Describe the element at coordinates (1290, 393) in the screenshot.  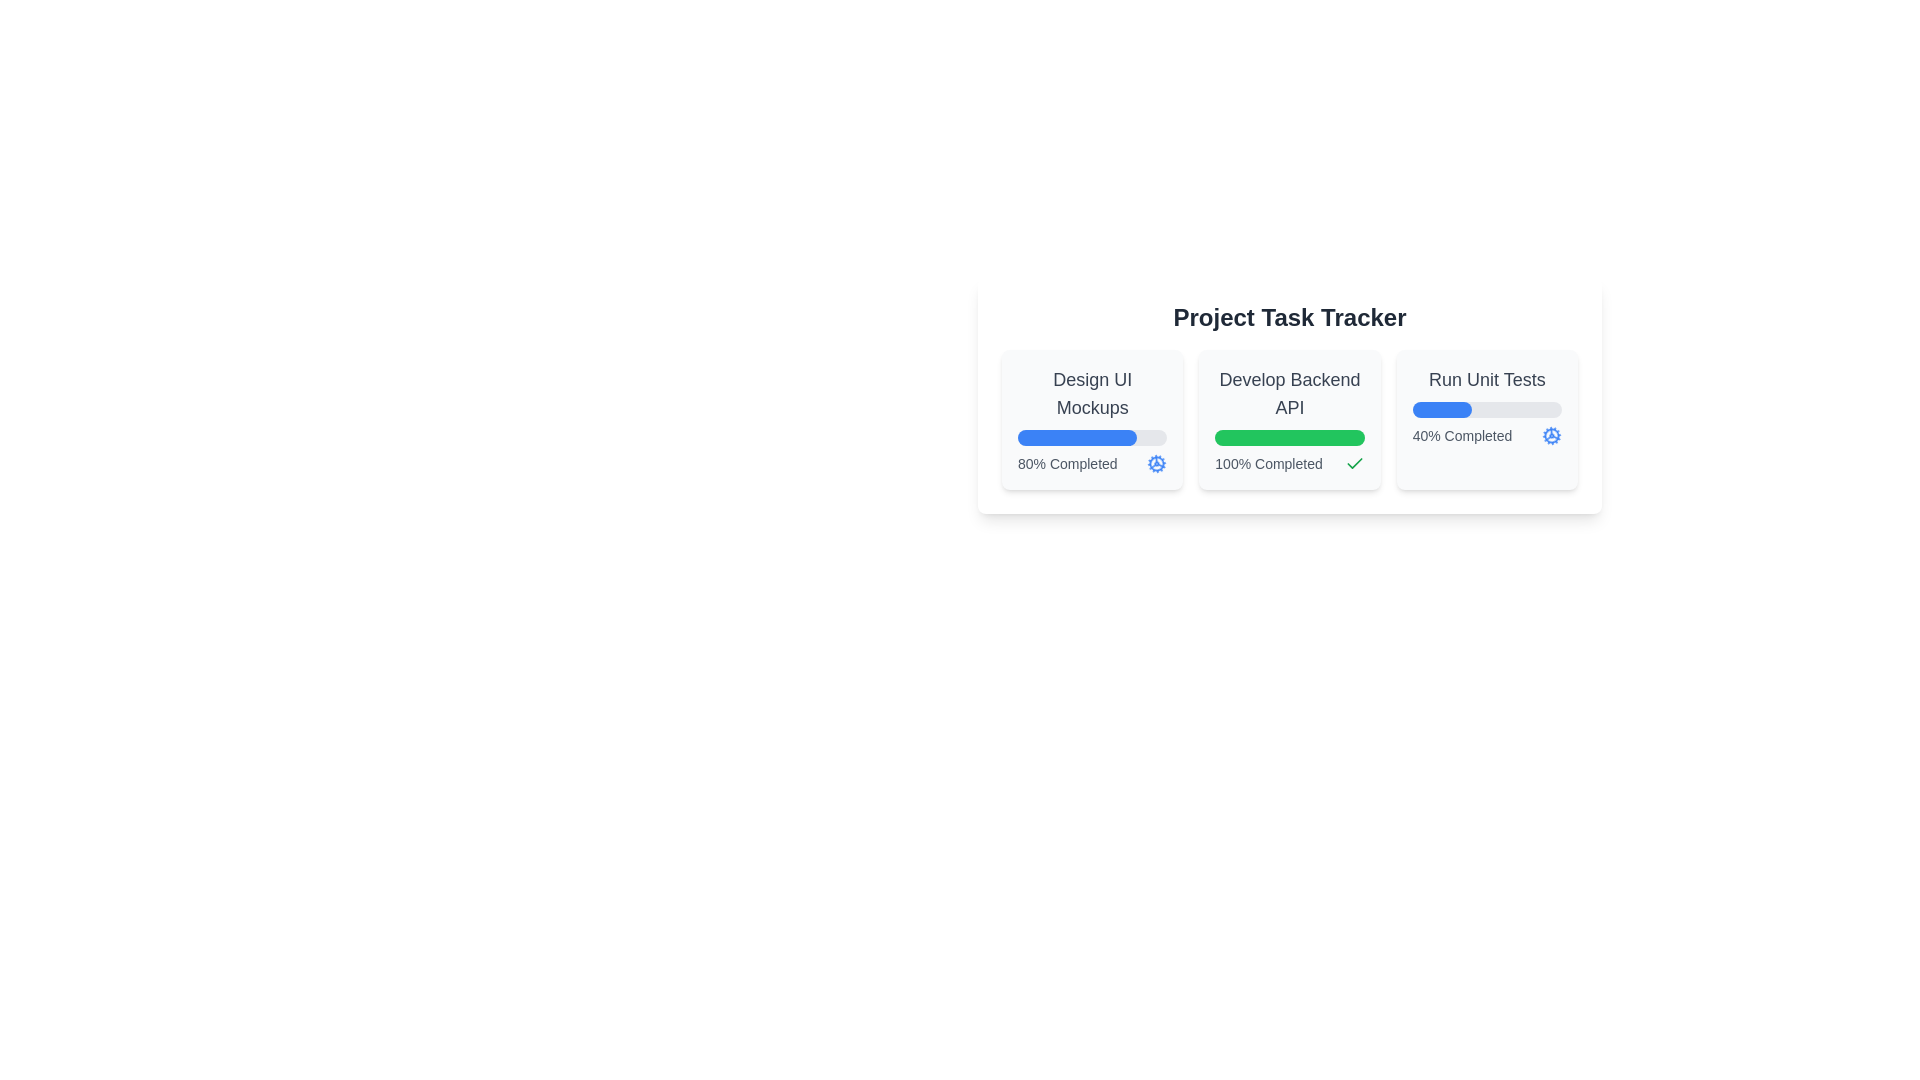
I see `the title text label representing the task 'Develop Backend API', which is centrally positioned at the top of its task card` at that location.